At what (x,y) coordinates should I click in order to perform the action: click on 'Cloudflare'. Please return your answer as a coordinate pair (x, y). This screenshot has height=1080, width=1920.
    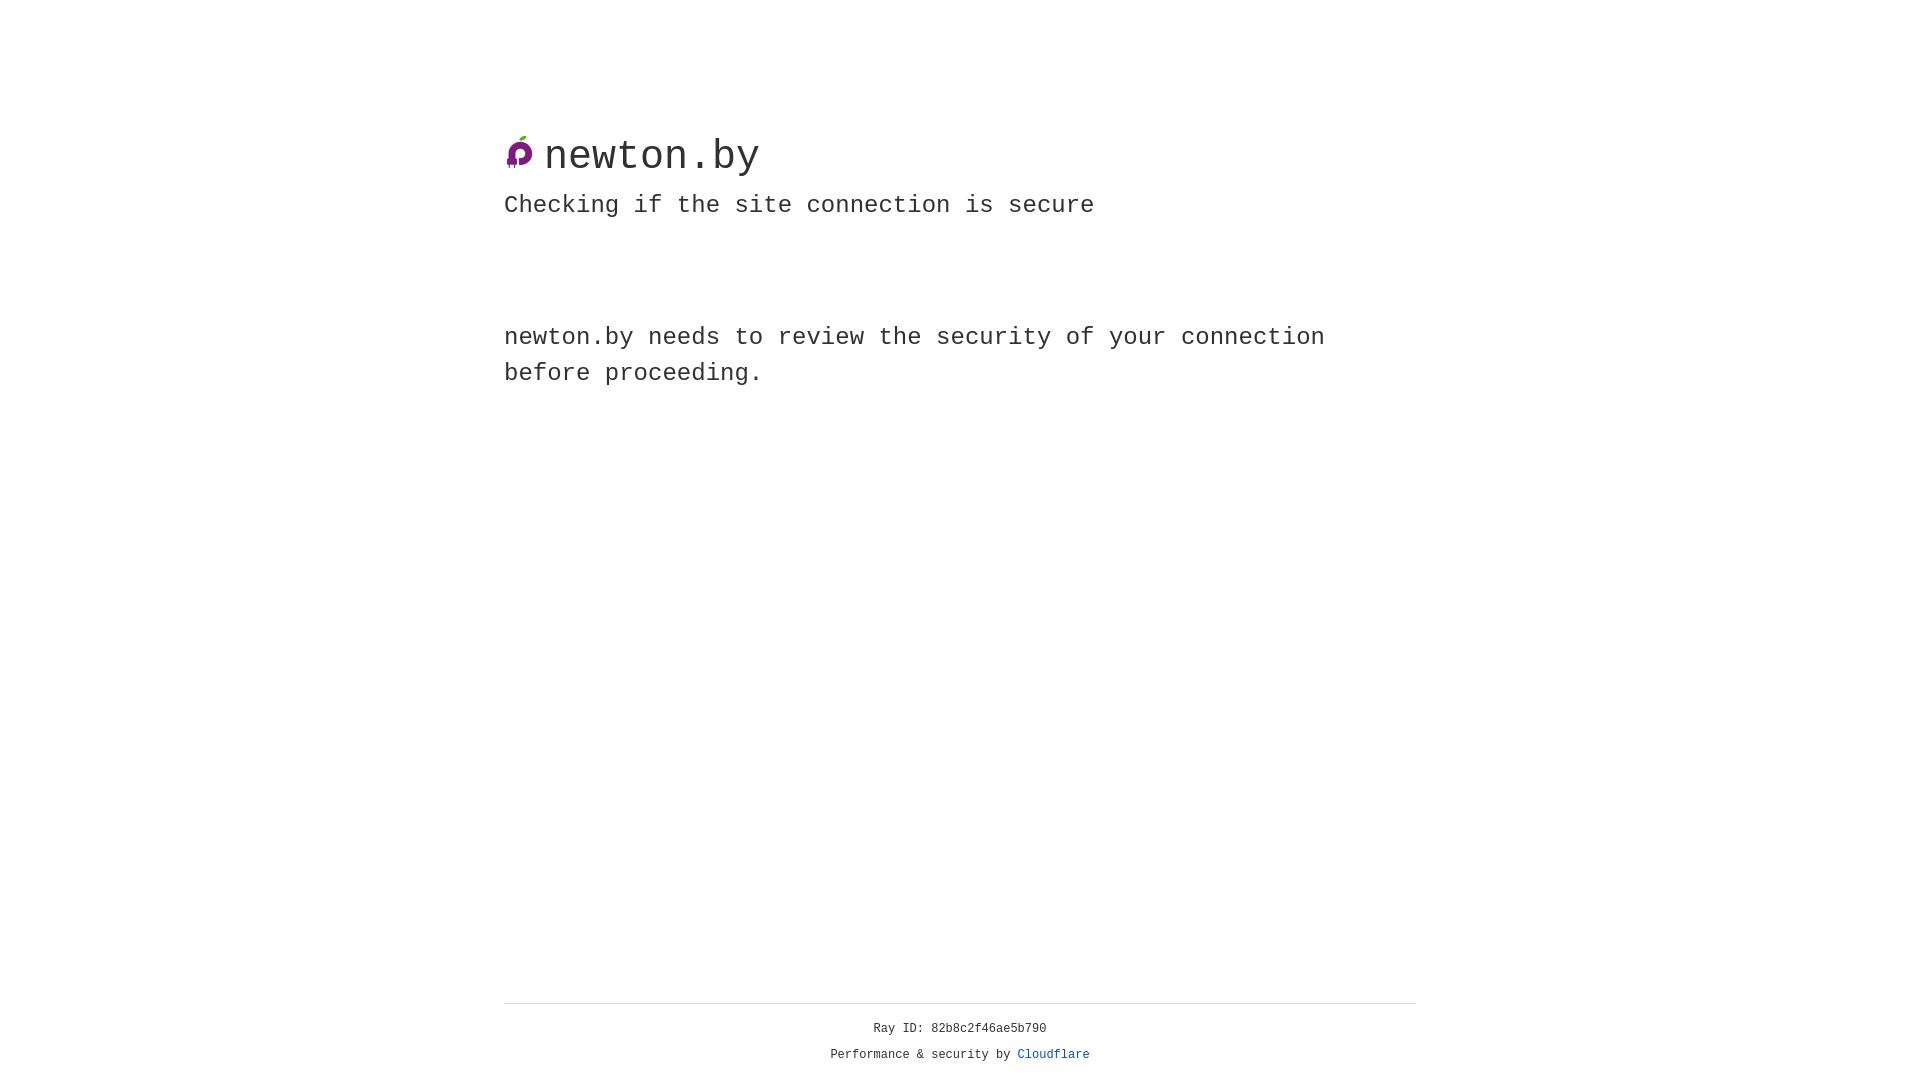
    Looking at the image, I should click on (1053, 1054).